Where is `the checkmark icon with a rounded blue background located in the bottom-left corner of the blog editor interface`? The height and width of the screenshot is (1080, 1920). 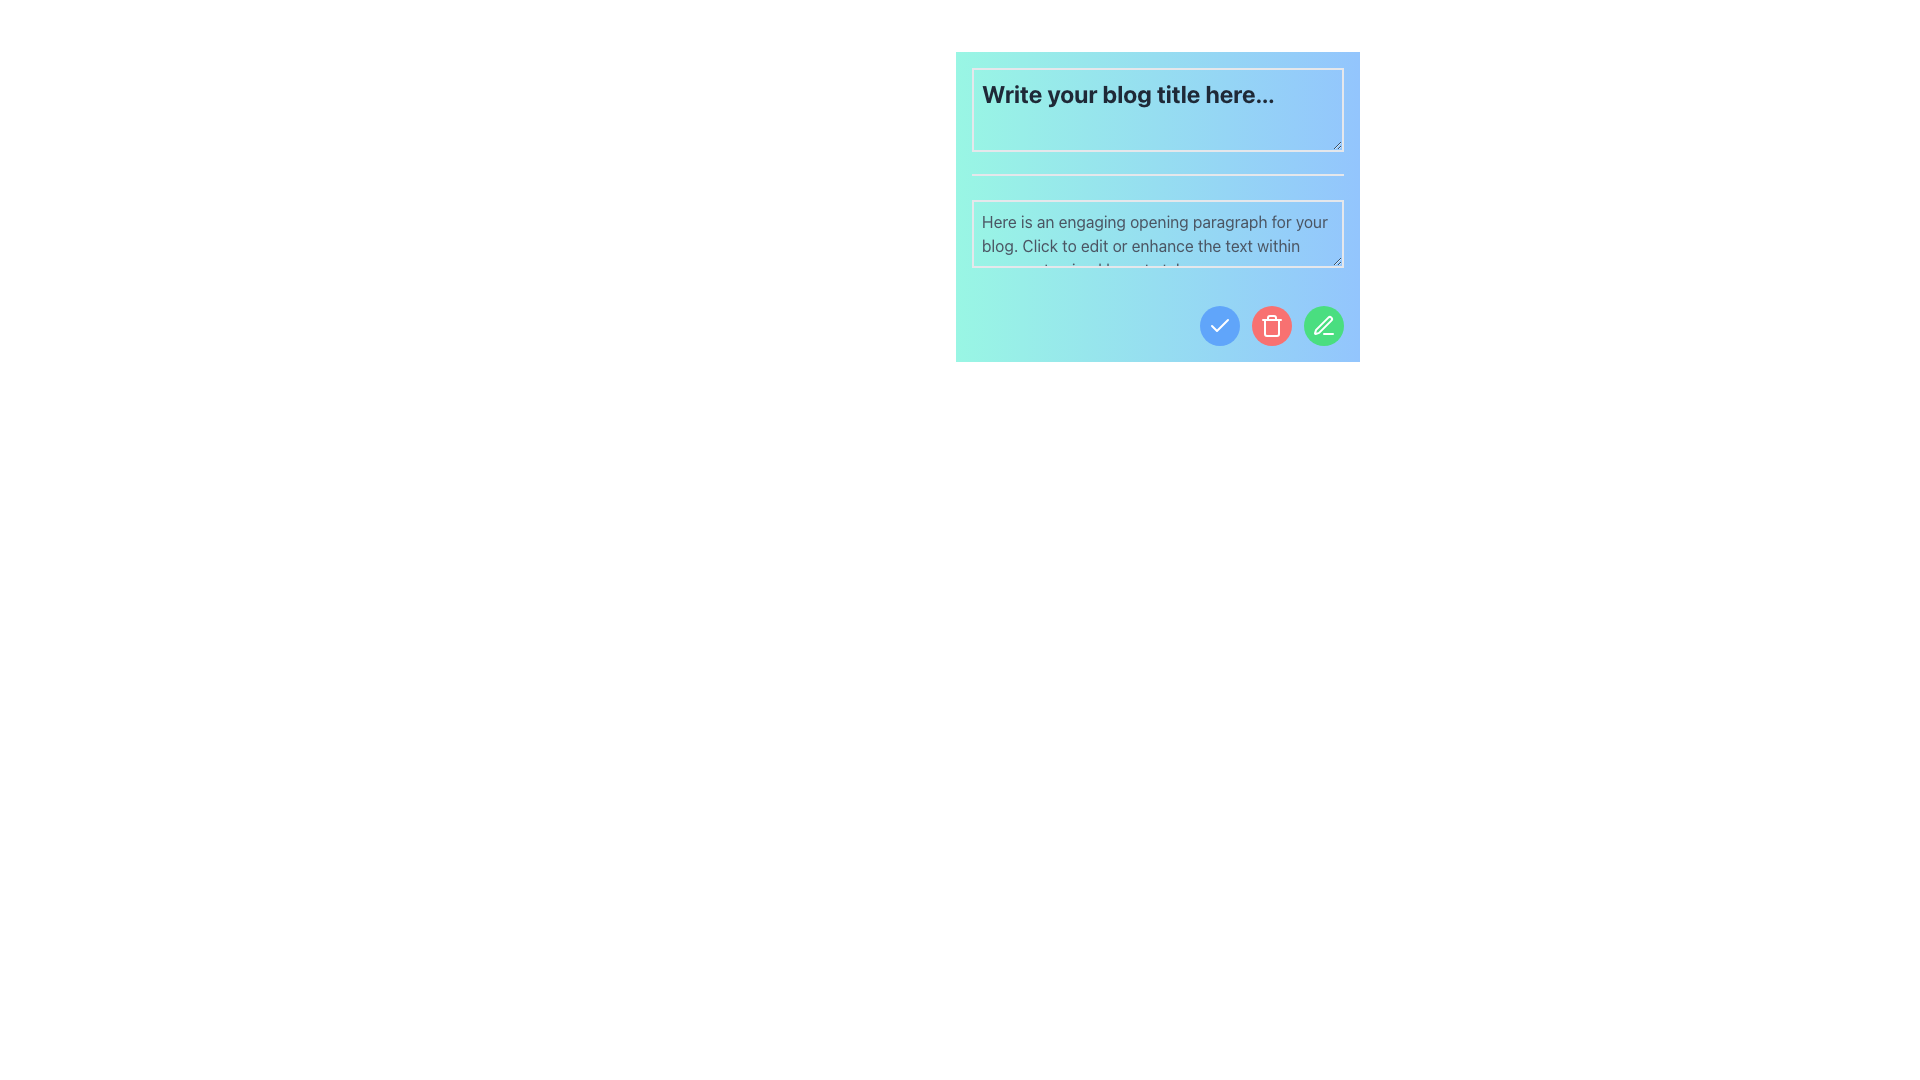 the checkmark icon with a rounded blue background located in the bottom-left corner of the blog editor interface is located at coordinates (1218, 325).